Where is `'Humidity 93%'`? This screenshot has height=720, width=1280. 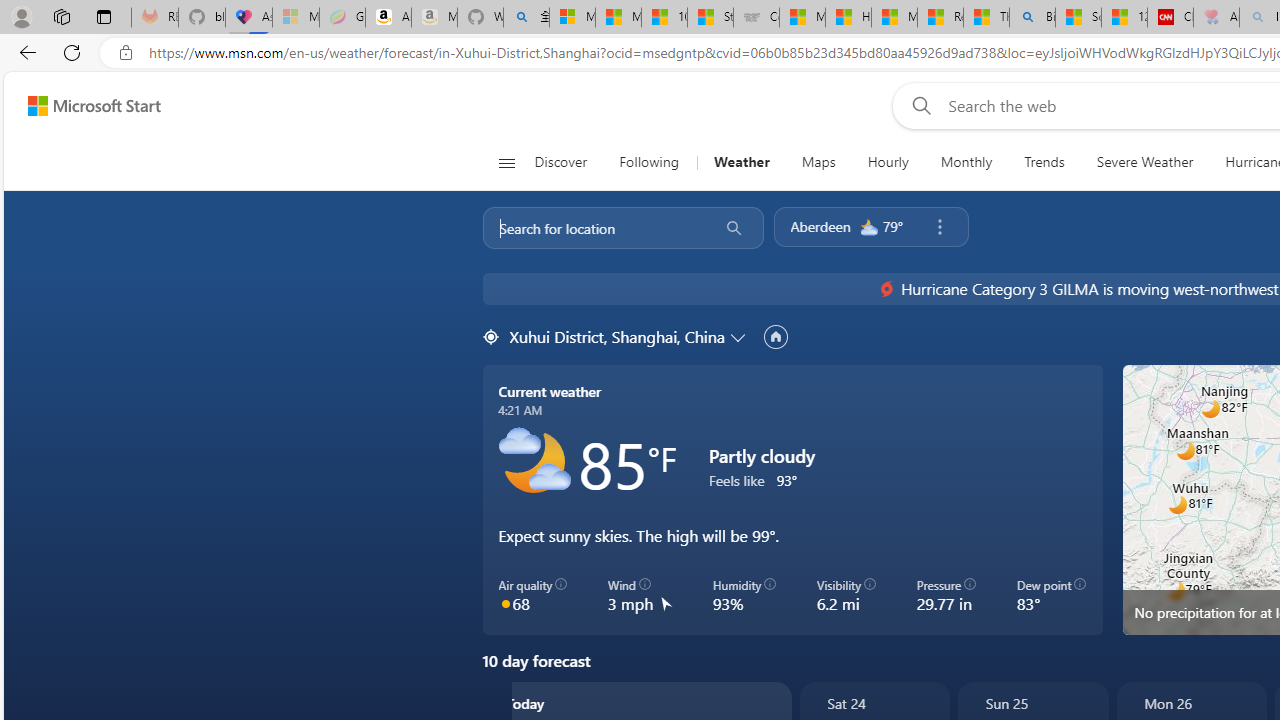
'Humidity 93%' is located at coordinates (743, 594).